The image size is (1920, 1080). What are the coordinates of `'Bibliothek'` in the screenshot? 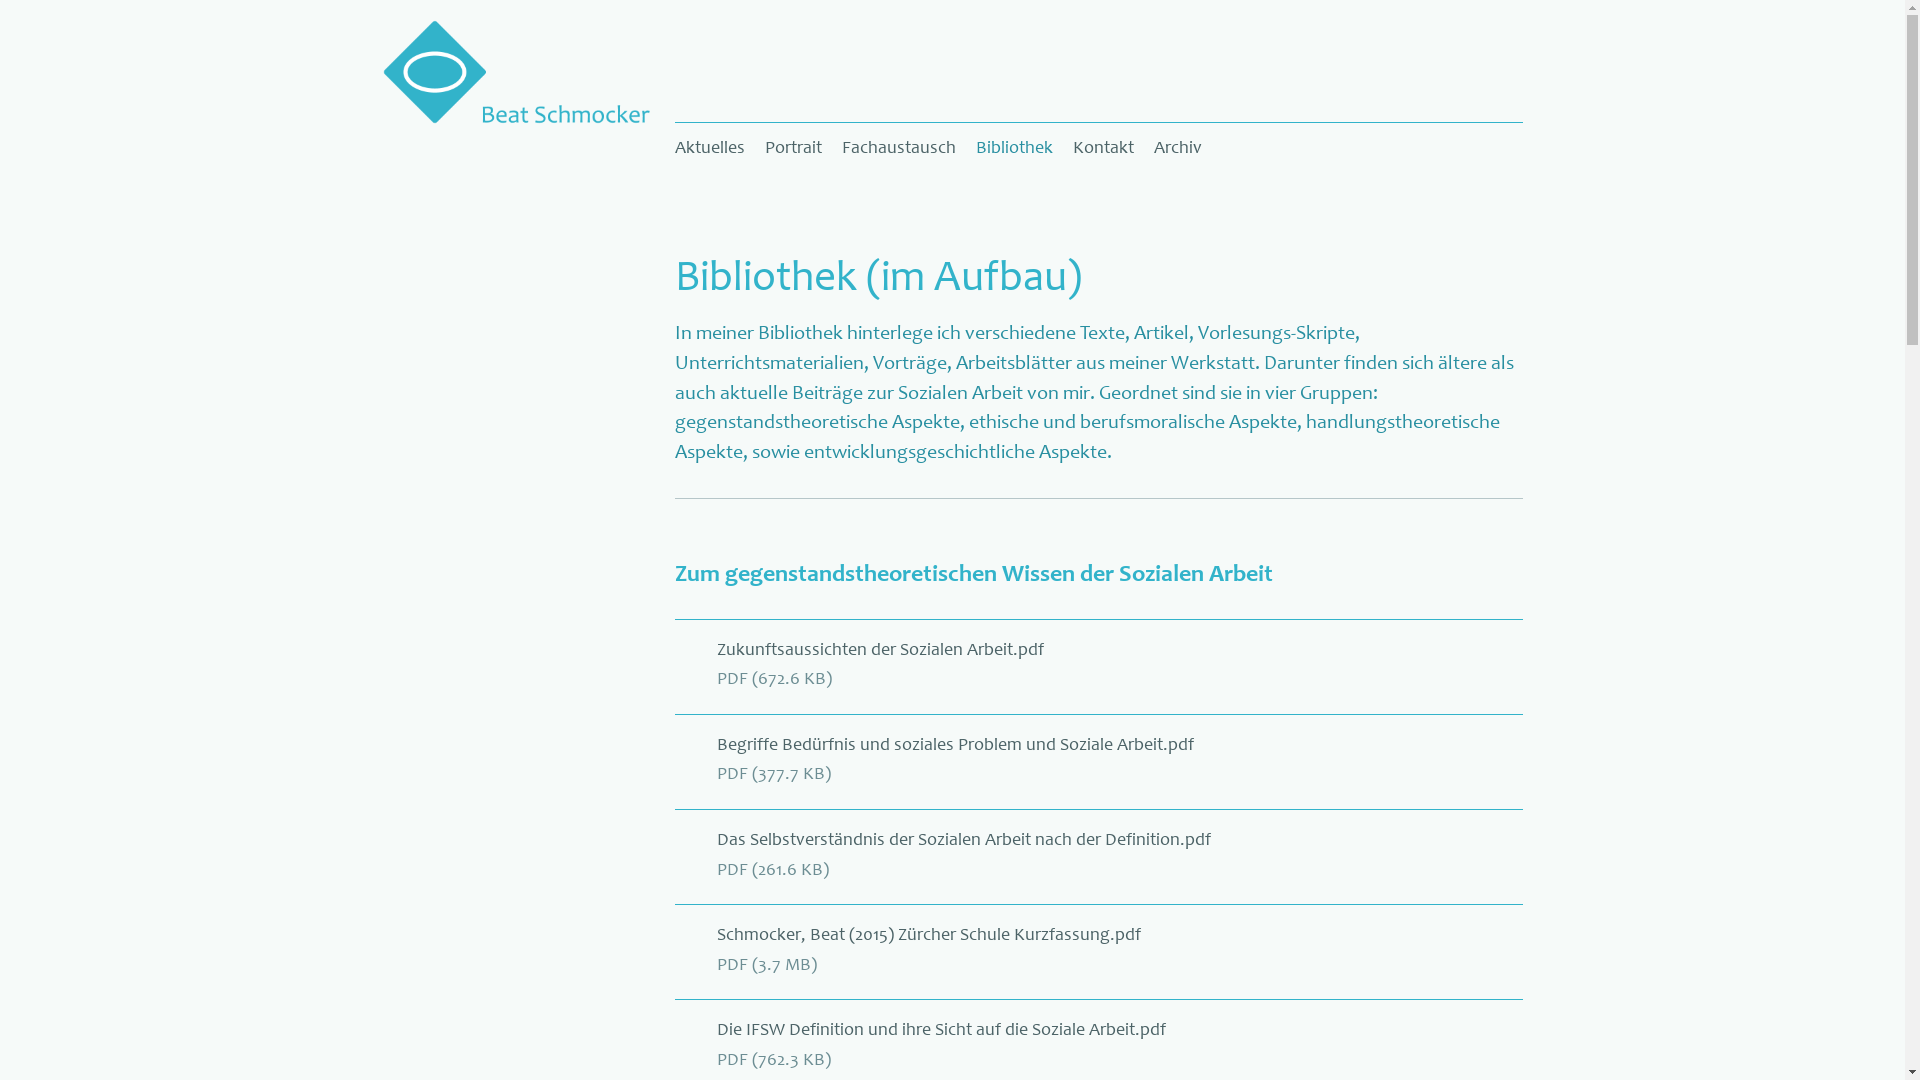 It's located at (1014, 146).